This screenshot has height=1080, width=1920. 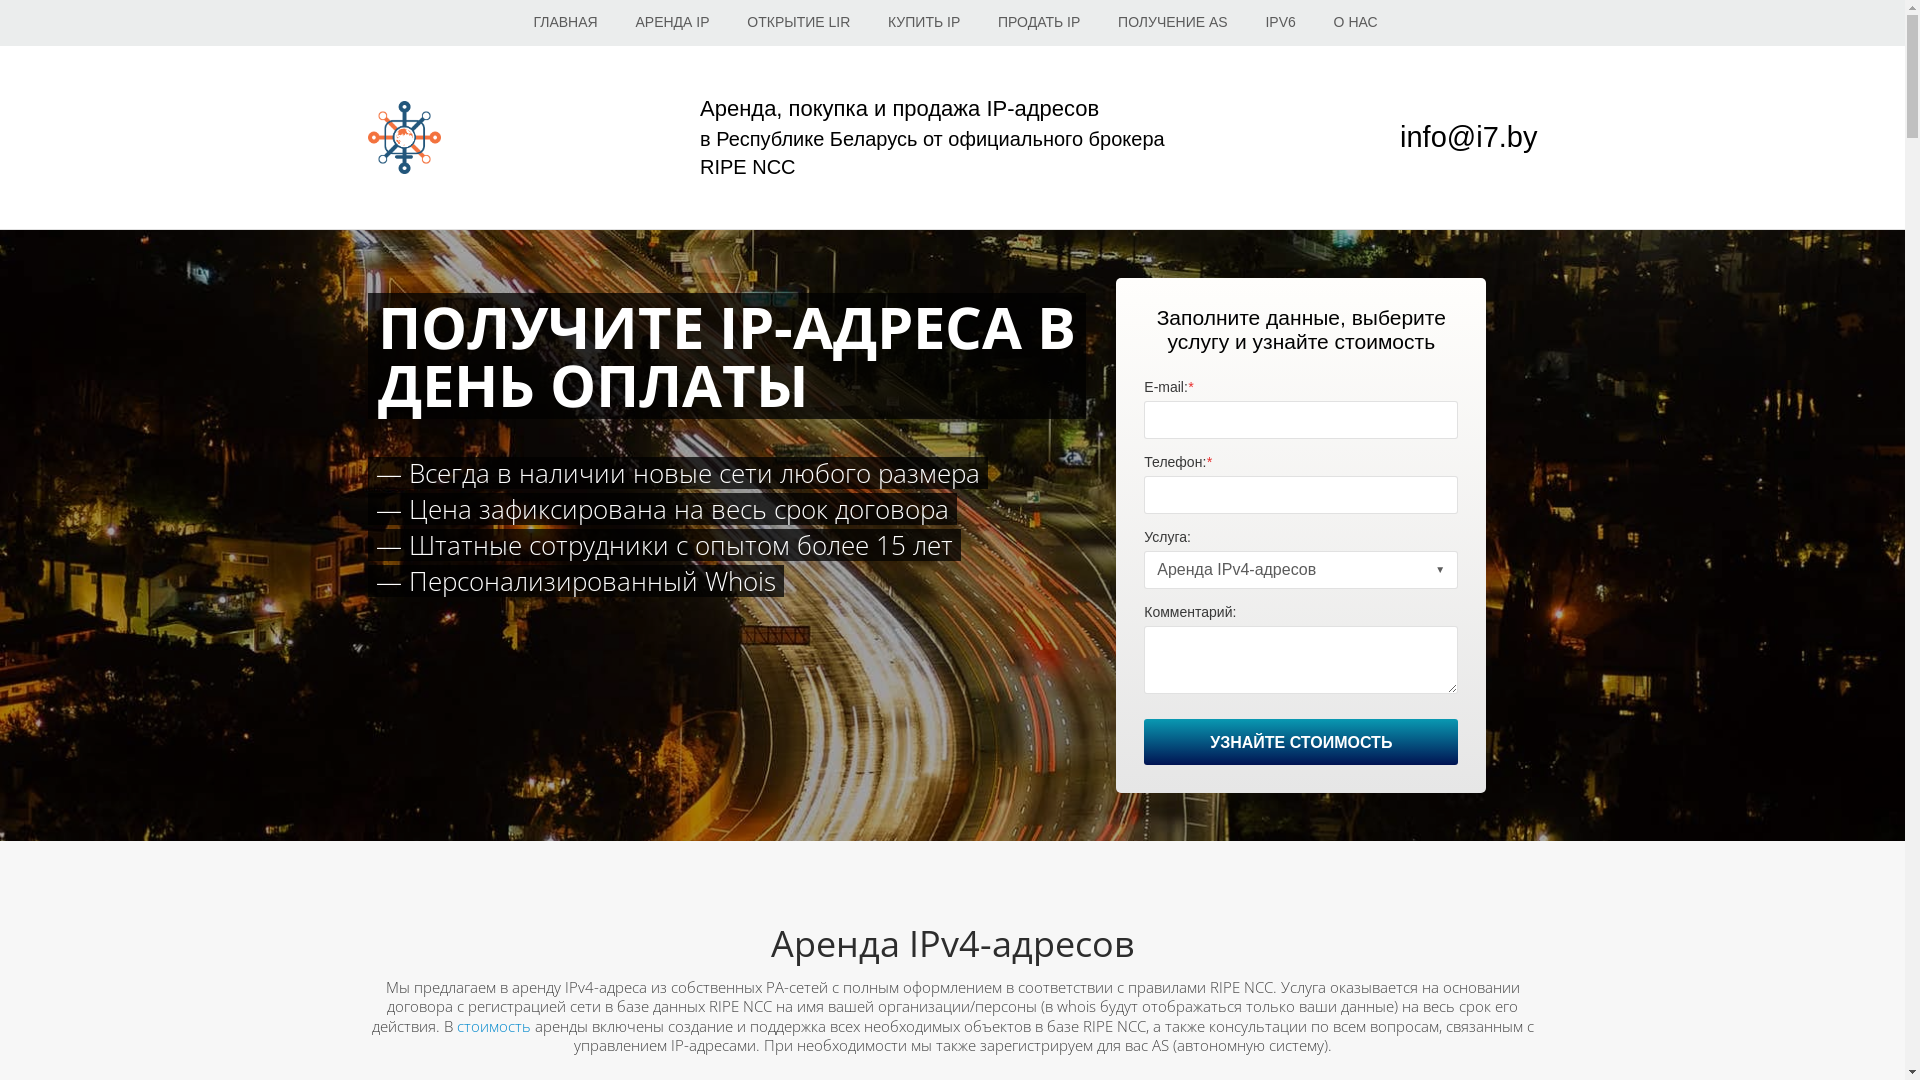 I want to click on 'IPV6', so click(x=1280, y=23).